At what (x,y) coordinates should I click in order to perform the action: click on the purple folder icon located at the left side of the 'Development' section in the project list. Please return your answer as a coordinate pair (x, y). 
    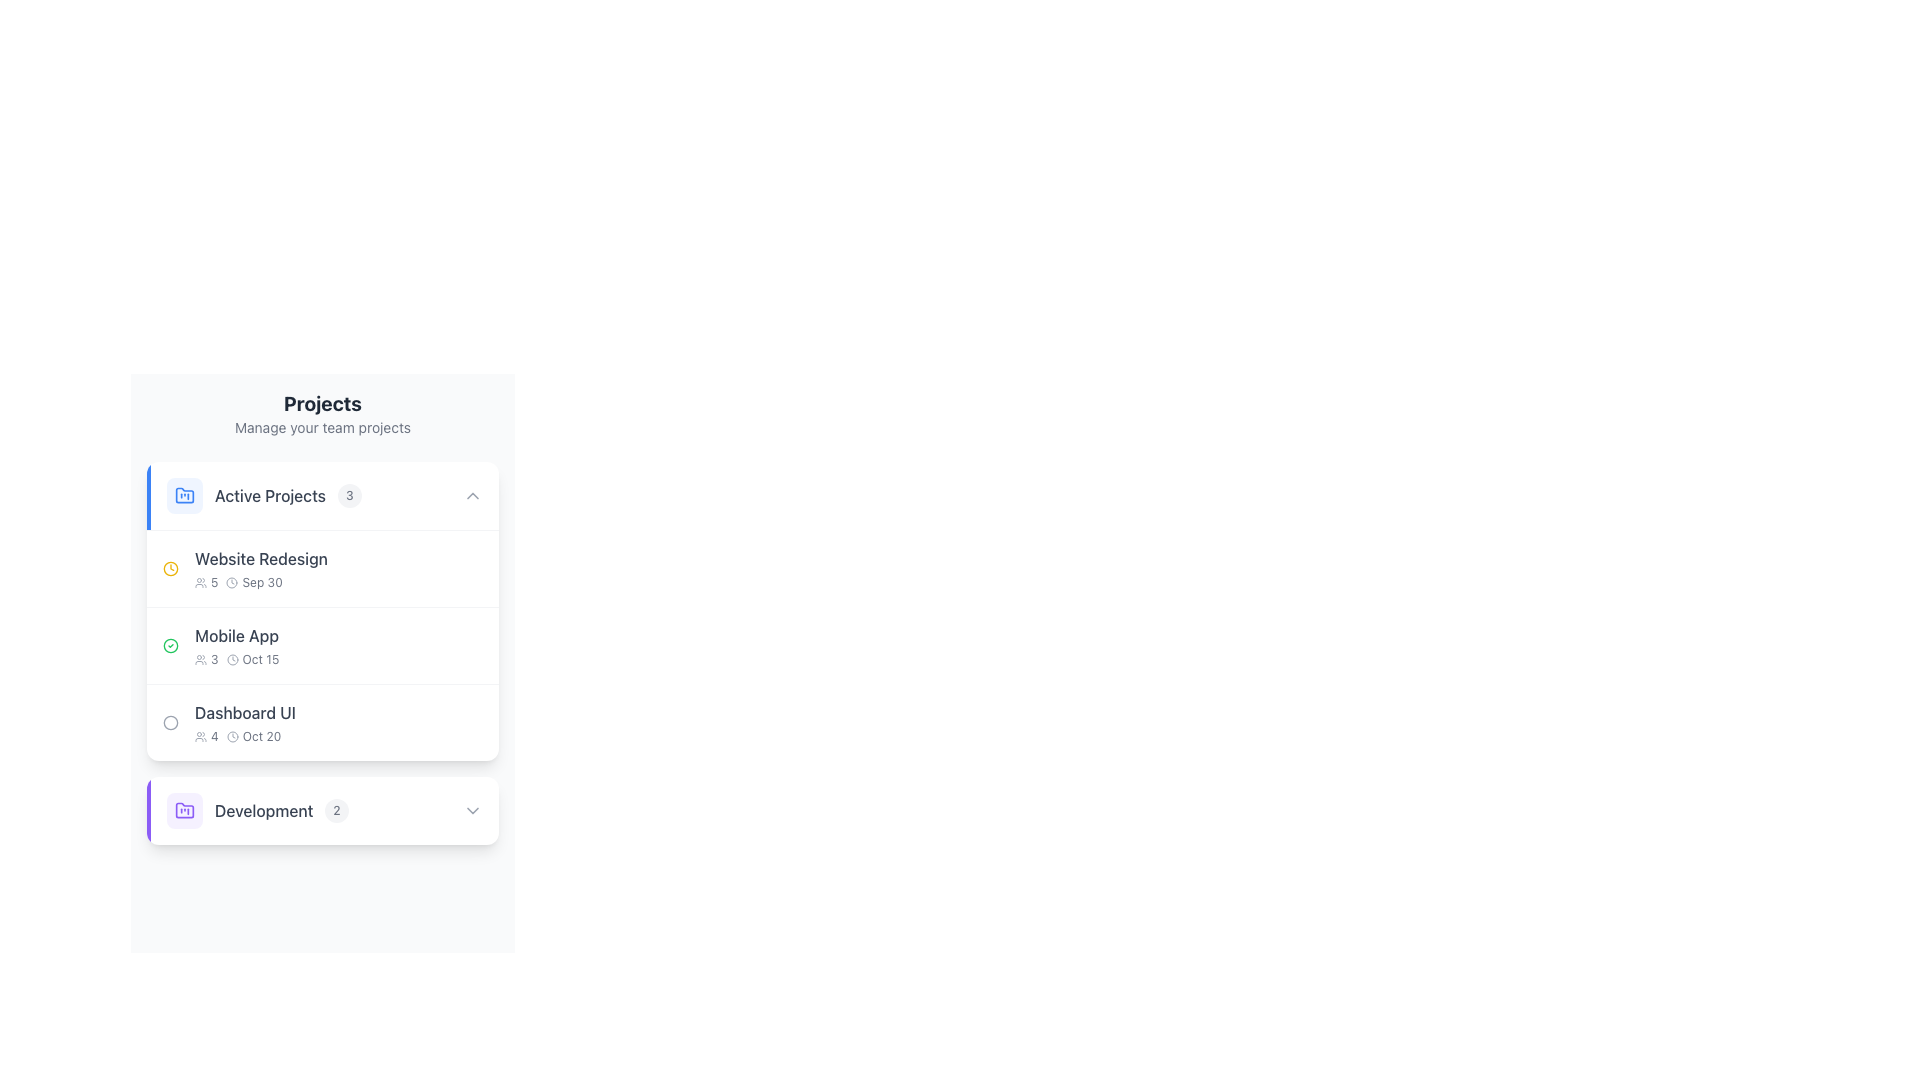
    Looking at the image, I should click on (185, 810).